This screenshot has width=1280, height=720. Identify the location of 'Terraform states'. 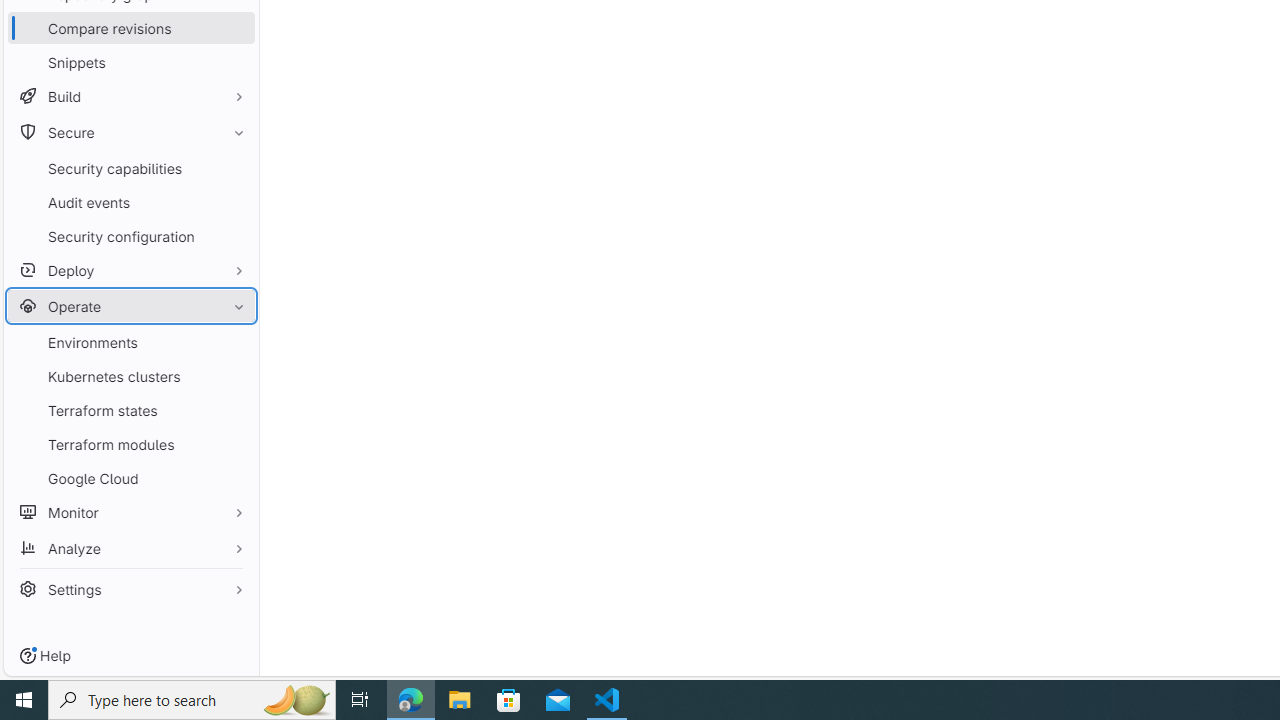
(130, 409).